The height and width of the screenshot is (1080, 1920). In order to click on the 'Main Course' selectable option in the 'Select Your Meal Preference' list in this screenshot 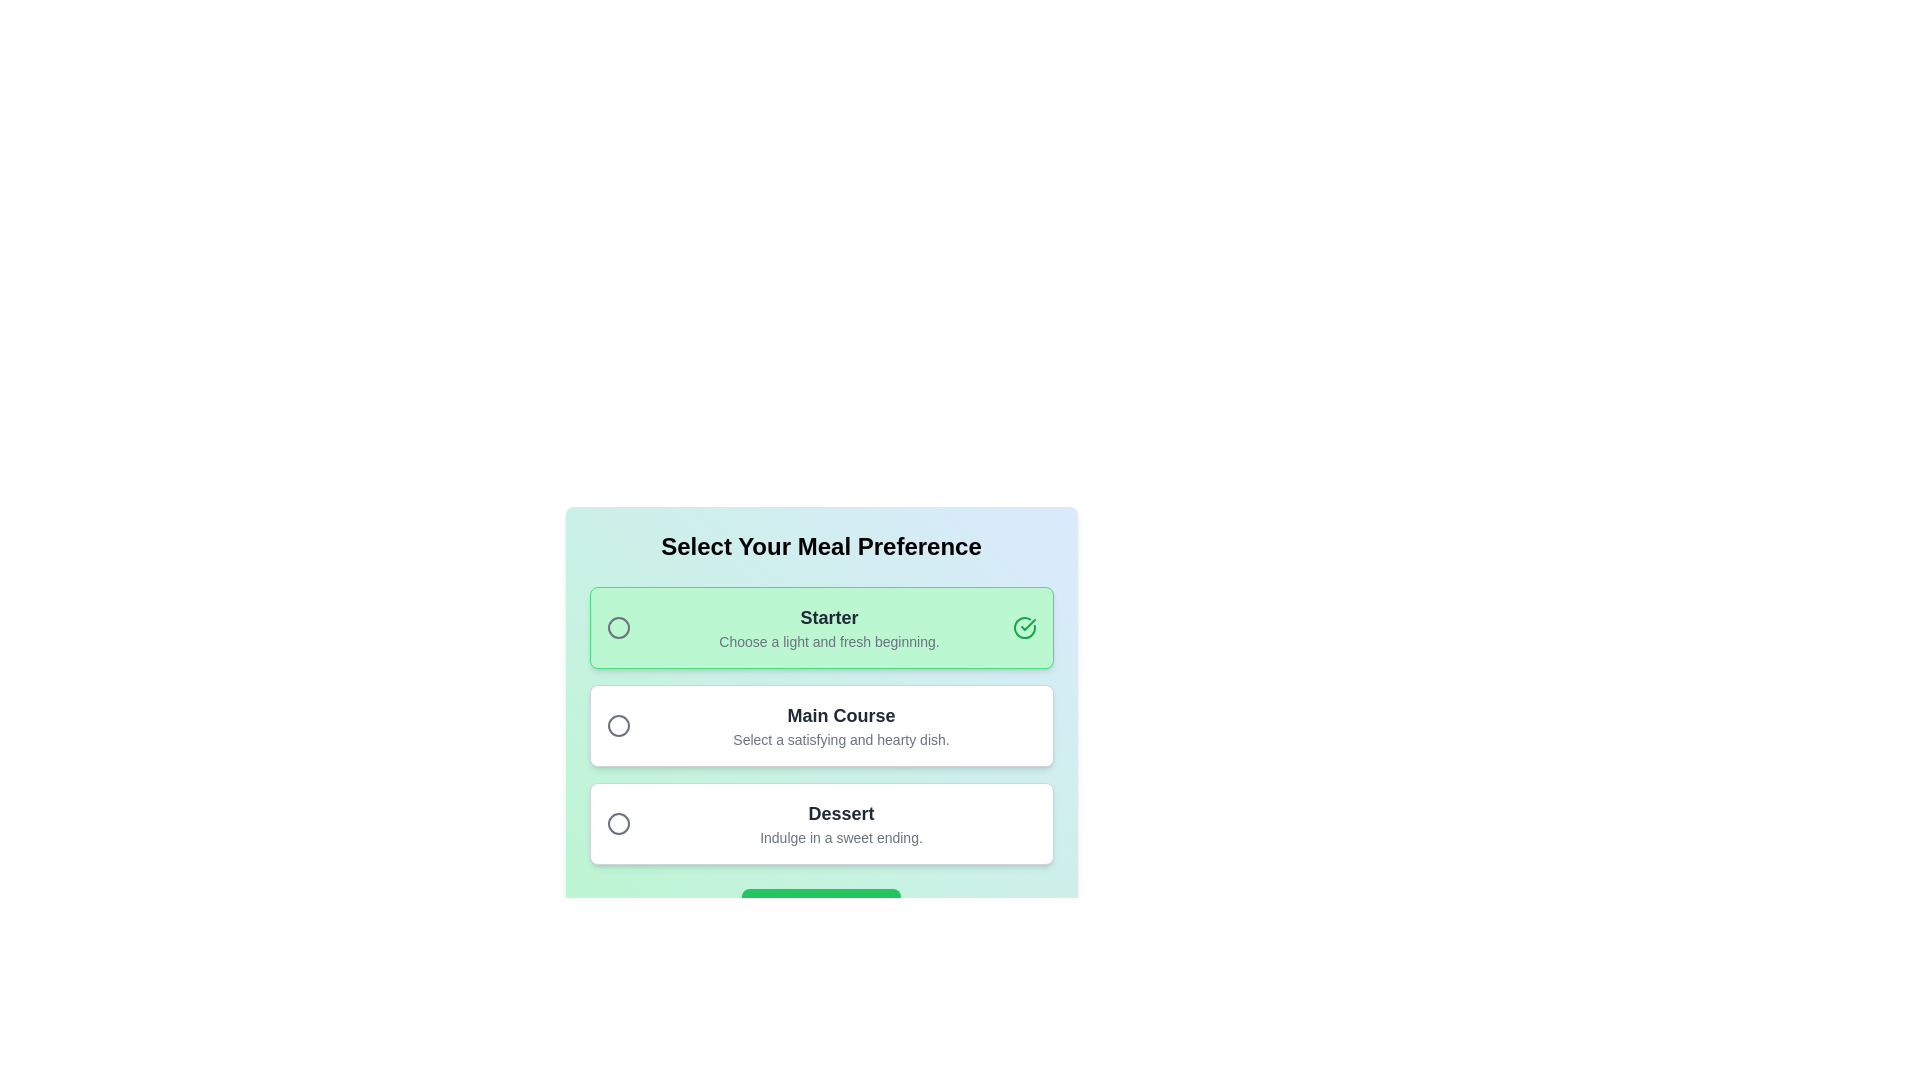, I will do `click(821, 725)`.